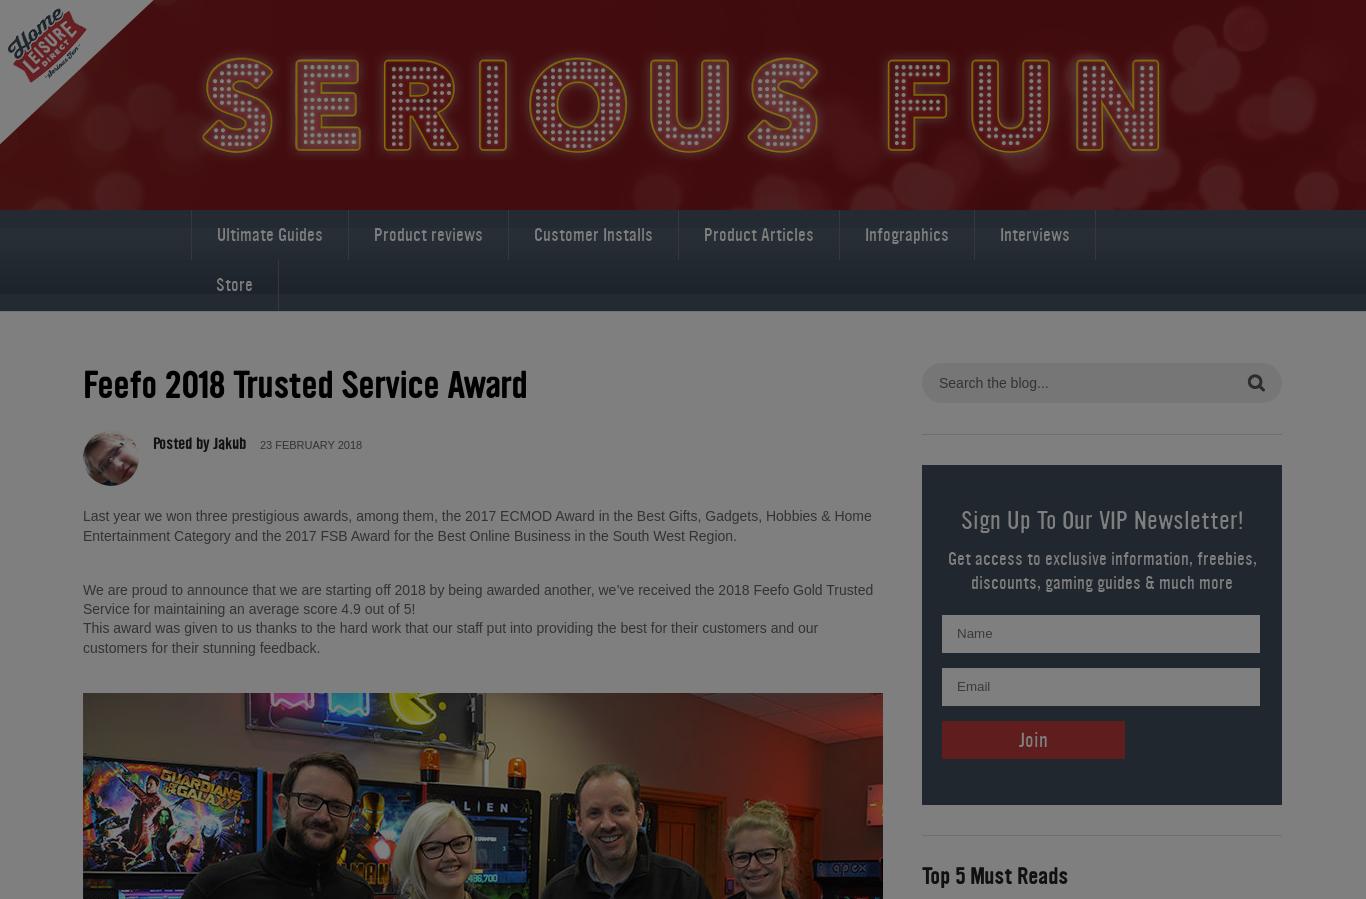 This screenshot has height=899, width=1366. What do you see at coordinates (310, 444) in the screenshot?
I see `'23 FEBRUARY 2018'` at bounding box center [310, 444].